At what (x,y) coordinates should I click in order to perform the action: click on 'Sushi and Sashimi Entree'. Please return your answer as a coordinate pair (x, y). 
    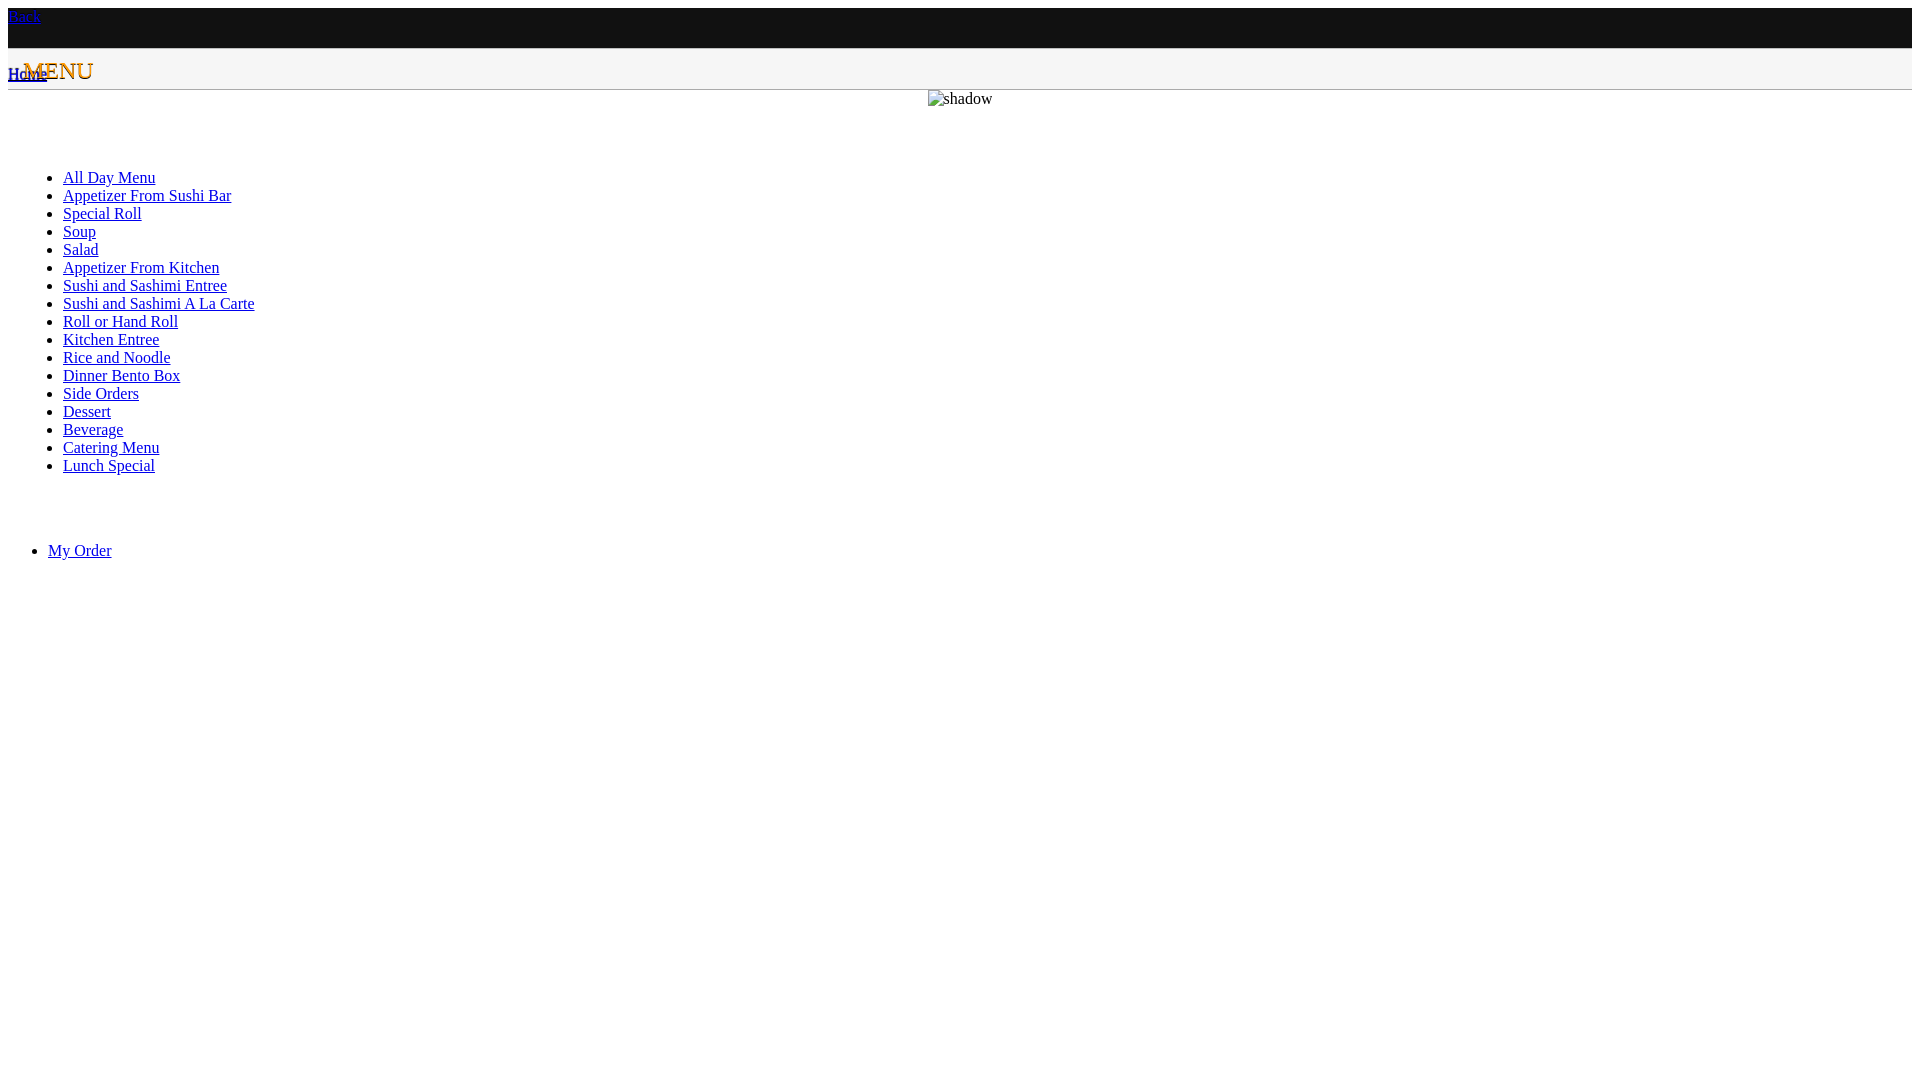
    Looking at the image, I should click on (143, 285).